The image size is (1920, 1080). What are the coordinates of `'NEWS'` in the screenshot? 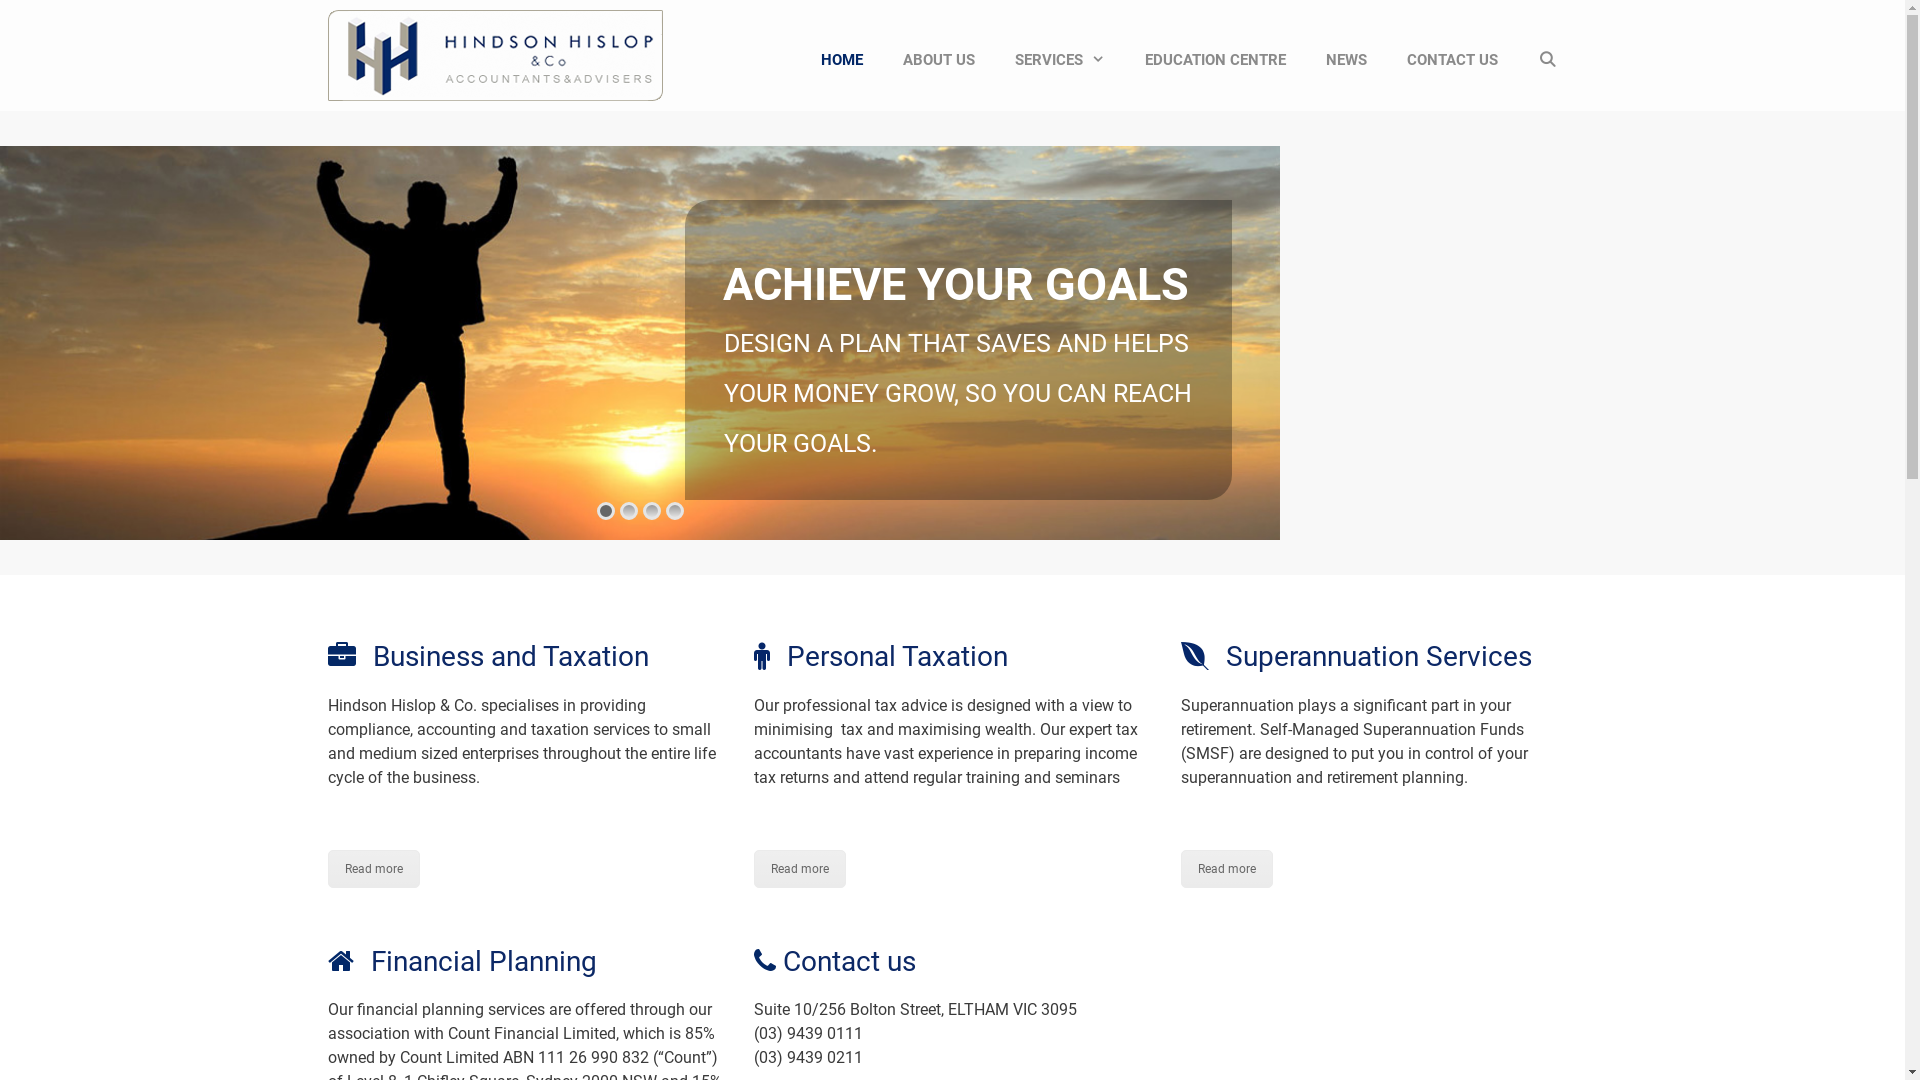 It's located at (1346, 59).